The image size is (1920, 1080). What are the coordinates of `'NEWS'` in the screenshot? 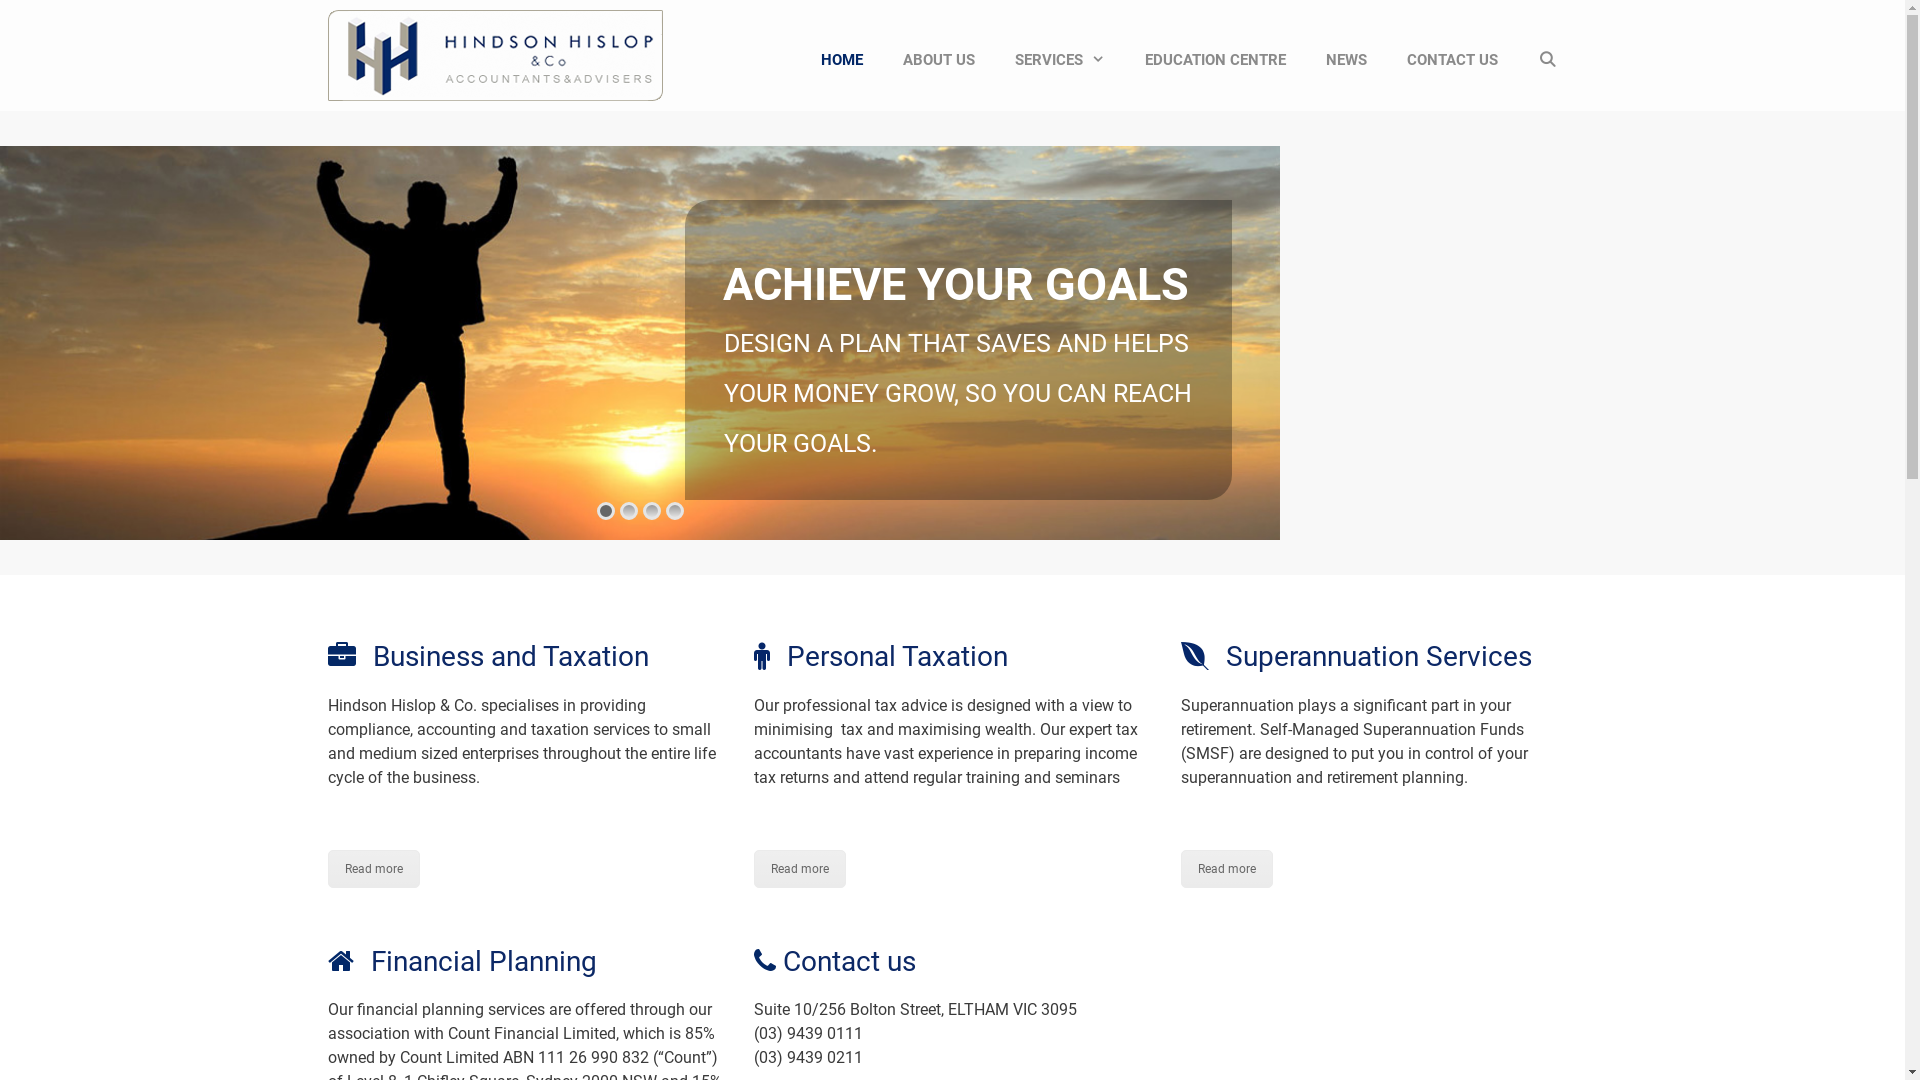 It's located at (1346, 59).